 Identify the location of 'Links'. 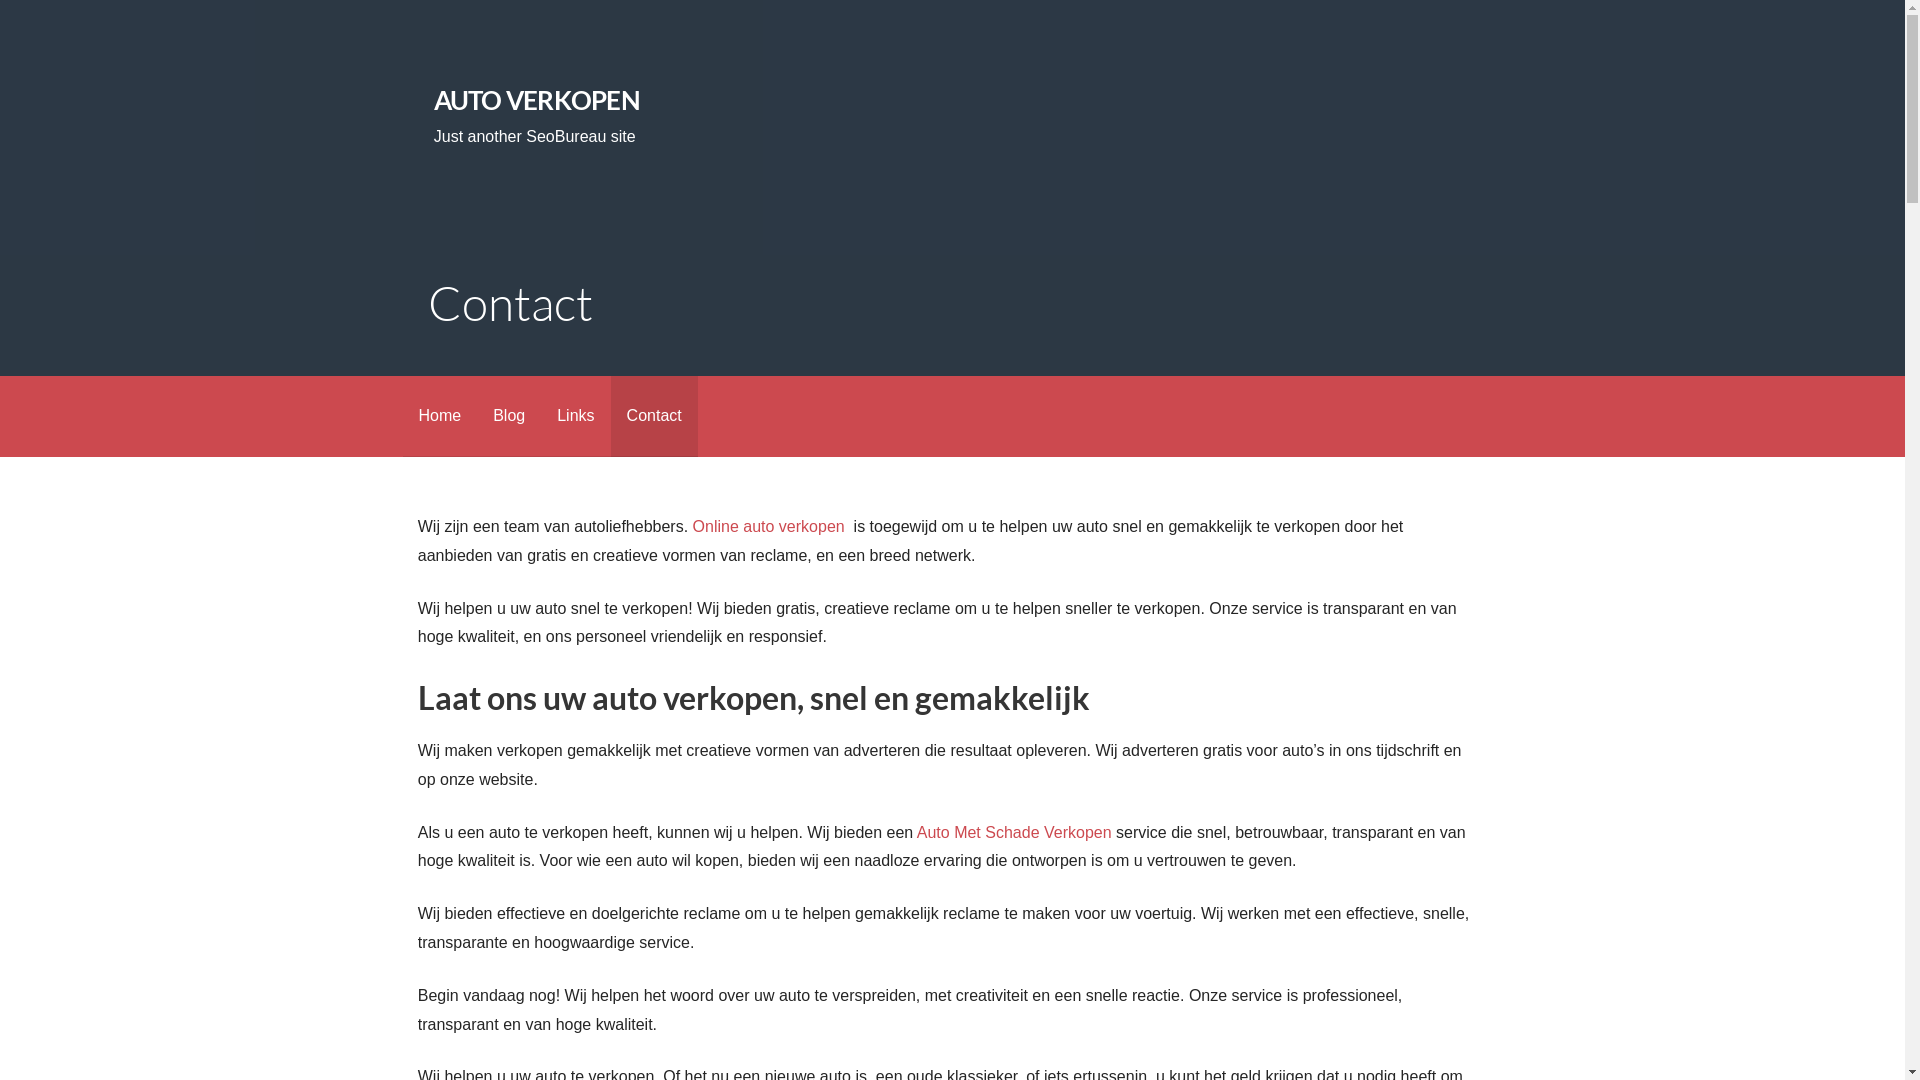
(574, 415).